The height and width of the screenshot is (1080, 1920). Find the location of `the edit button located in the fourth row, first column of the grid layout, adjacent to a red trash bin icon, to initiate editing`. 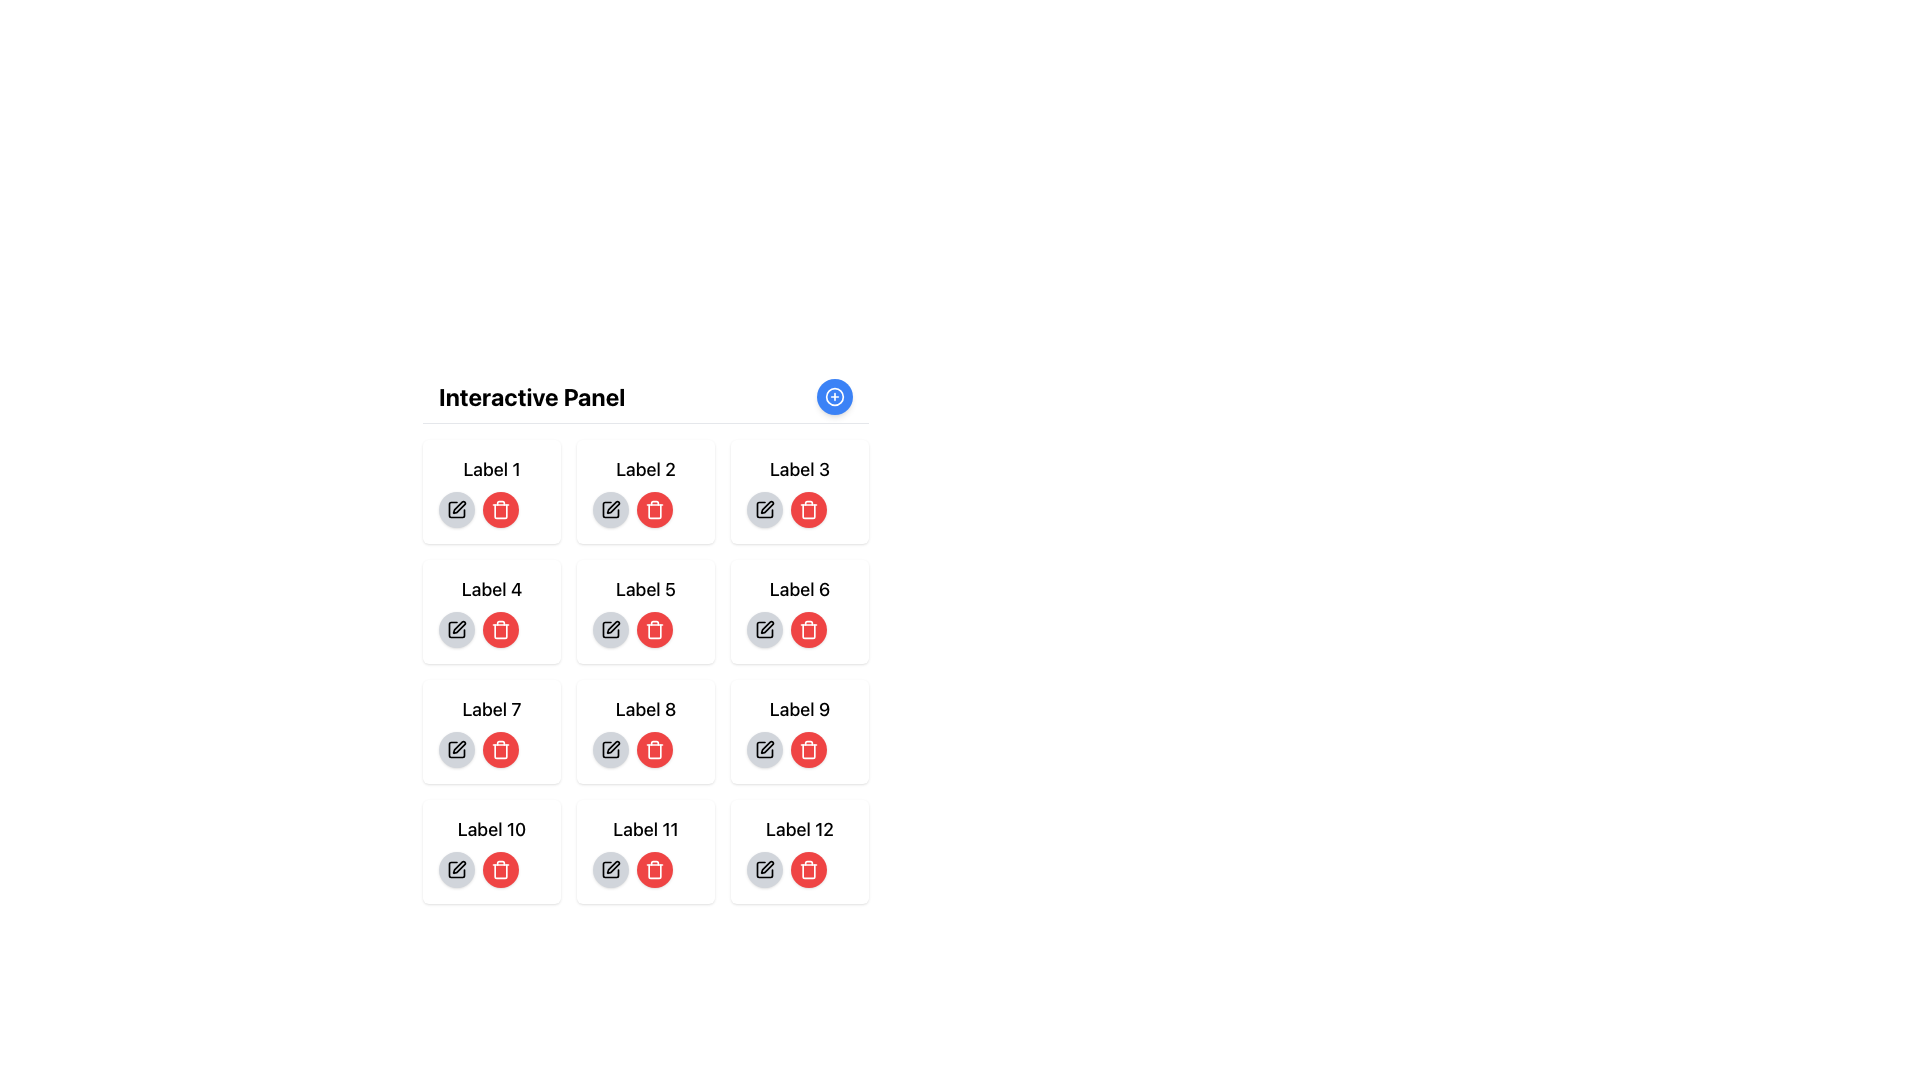

the edit button located in the fourth row, first column of the grid layout, adjacent to a red trash bin icon, to initiate editing is located at coordinates (455, 628).